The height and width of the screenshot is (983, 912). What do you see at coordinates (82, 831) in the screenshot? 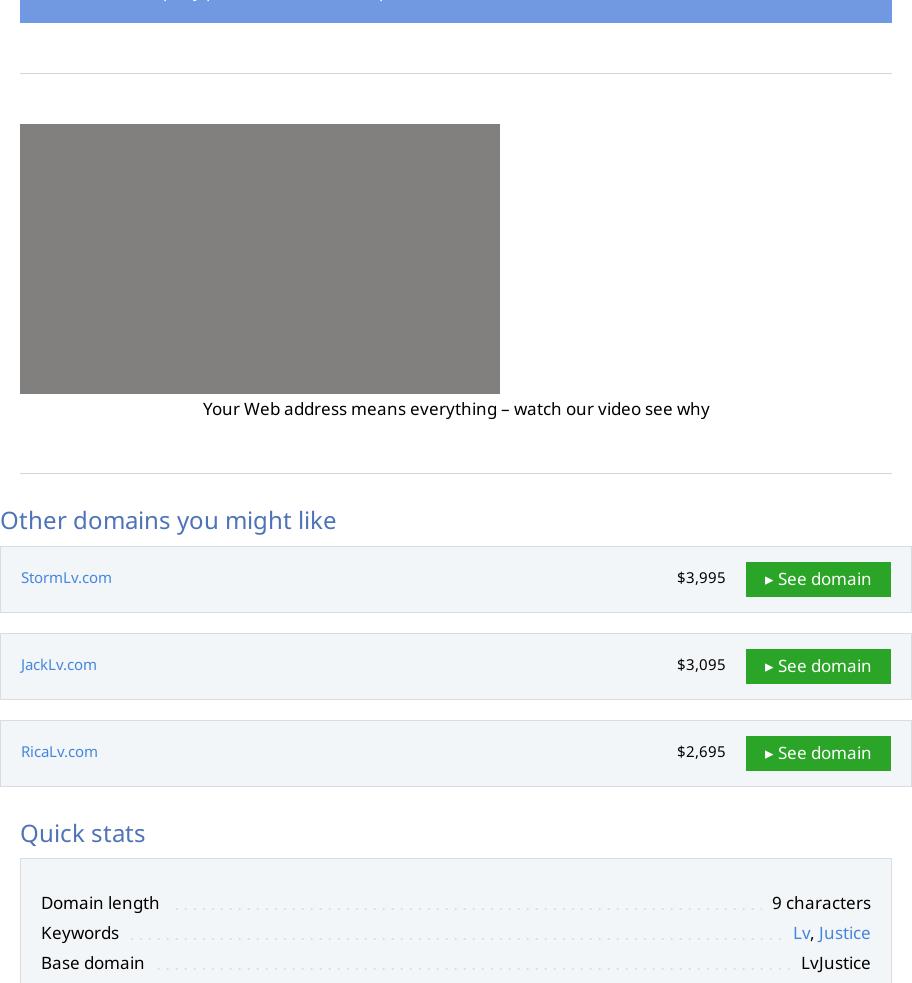
I see `'Quick stats'` at bounding box center [82, 831].